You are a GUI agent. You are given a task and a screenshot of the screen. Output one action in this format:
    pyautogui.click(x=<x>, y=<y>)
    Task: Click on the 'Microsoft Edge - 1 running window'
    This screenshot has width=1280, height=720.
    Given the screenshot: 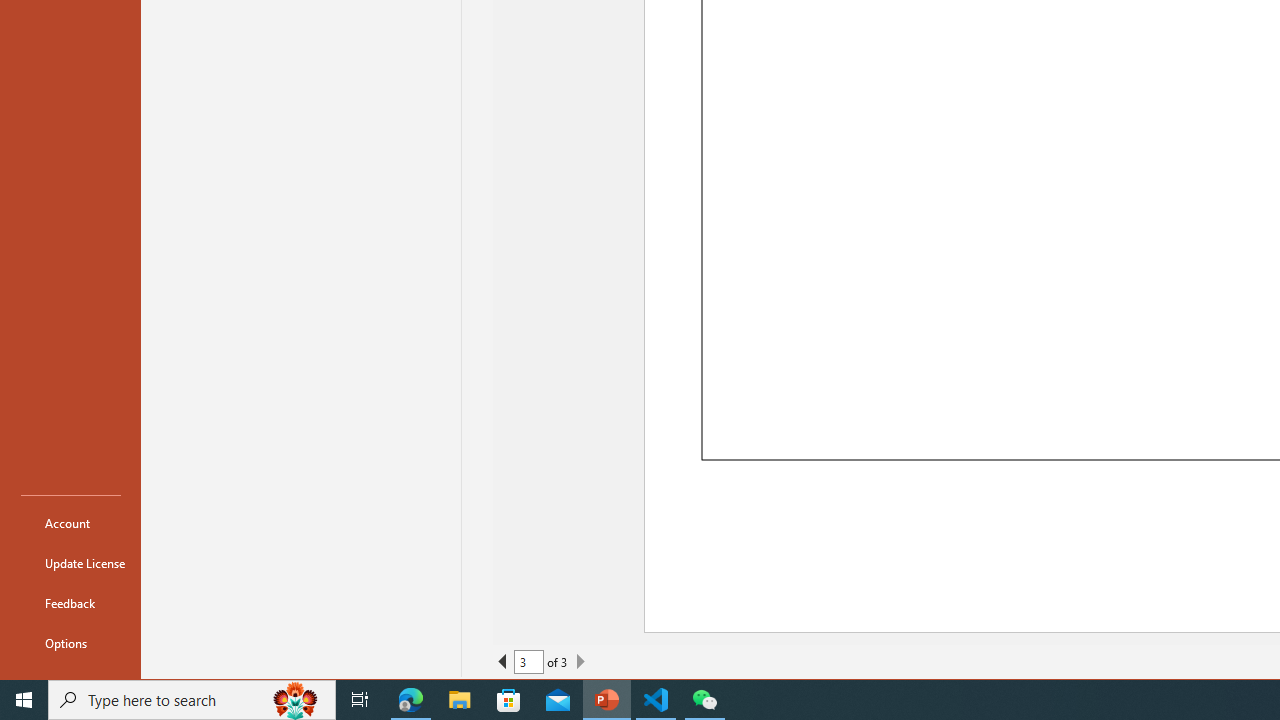 What is the action you would take?
    pyautogui.click(x=410, y=698)
    